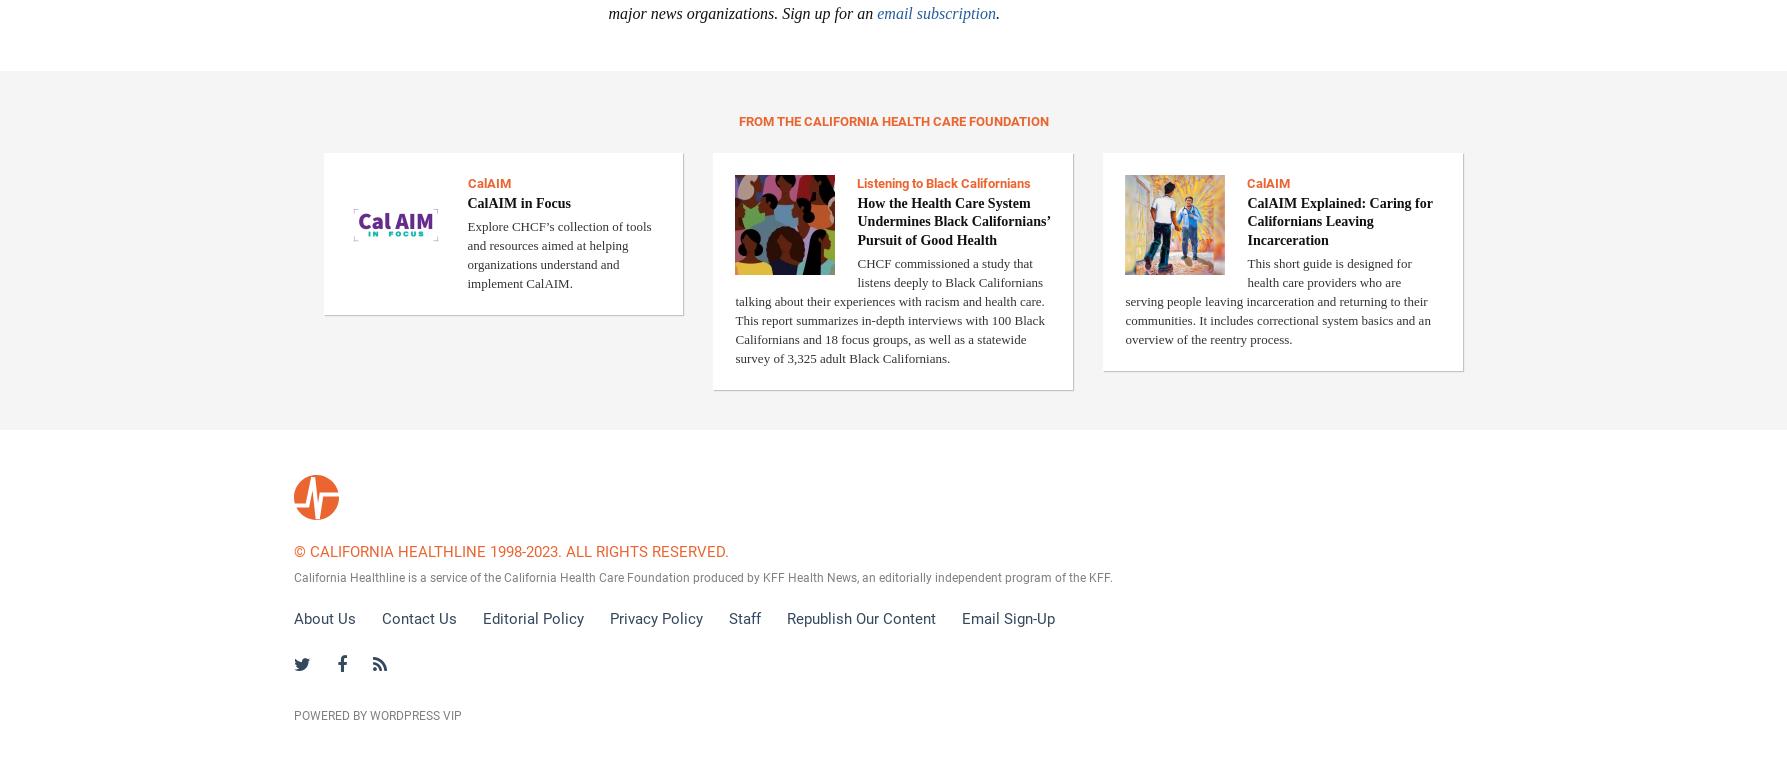  What do you see at coordinates (292, 549) in the screenshot?
I see `'© California Healthline 1998-2023. All Rights Reserved.'` at bounding box center [292, 549].